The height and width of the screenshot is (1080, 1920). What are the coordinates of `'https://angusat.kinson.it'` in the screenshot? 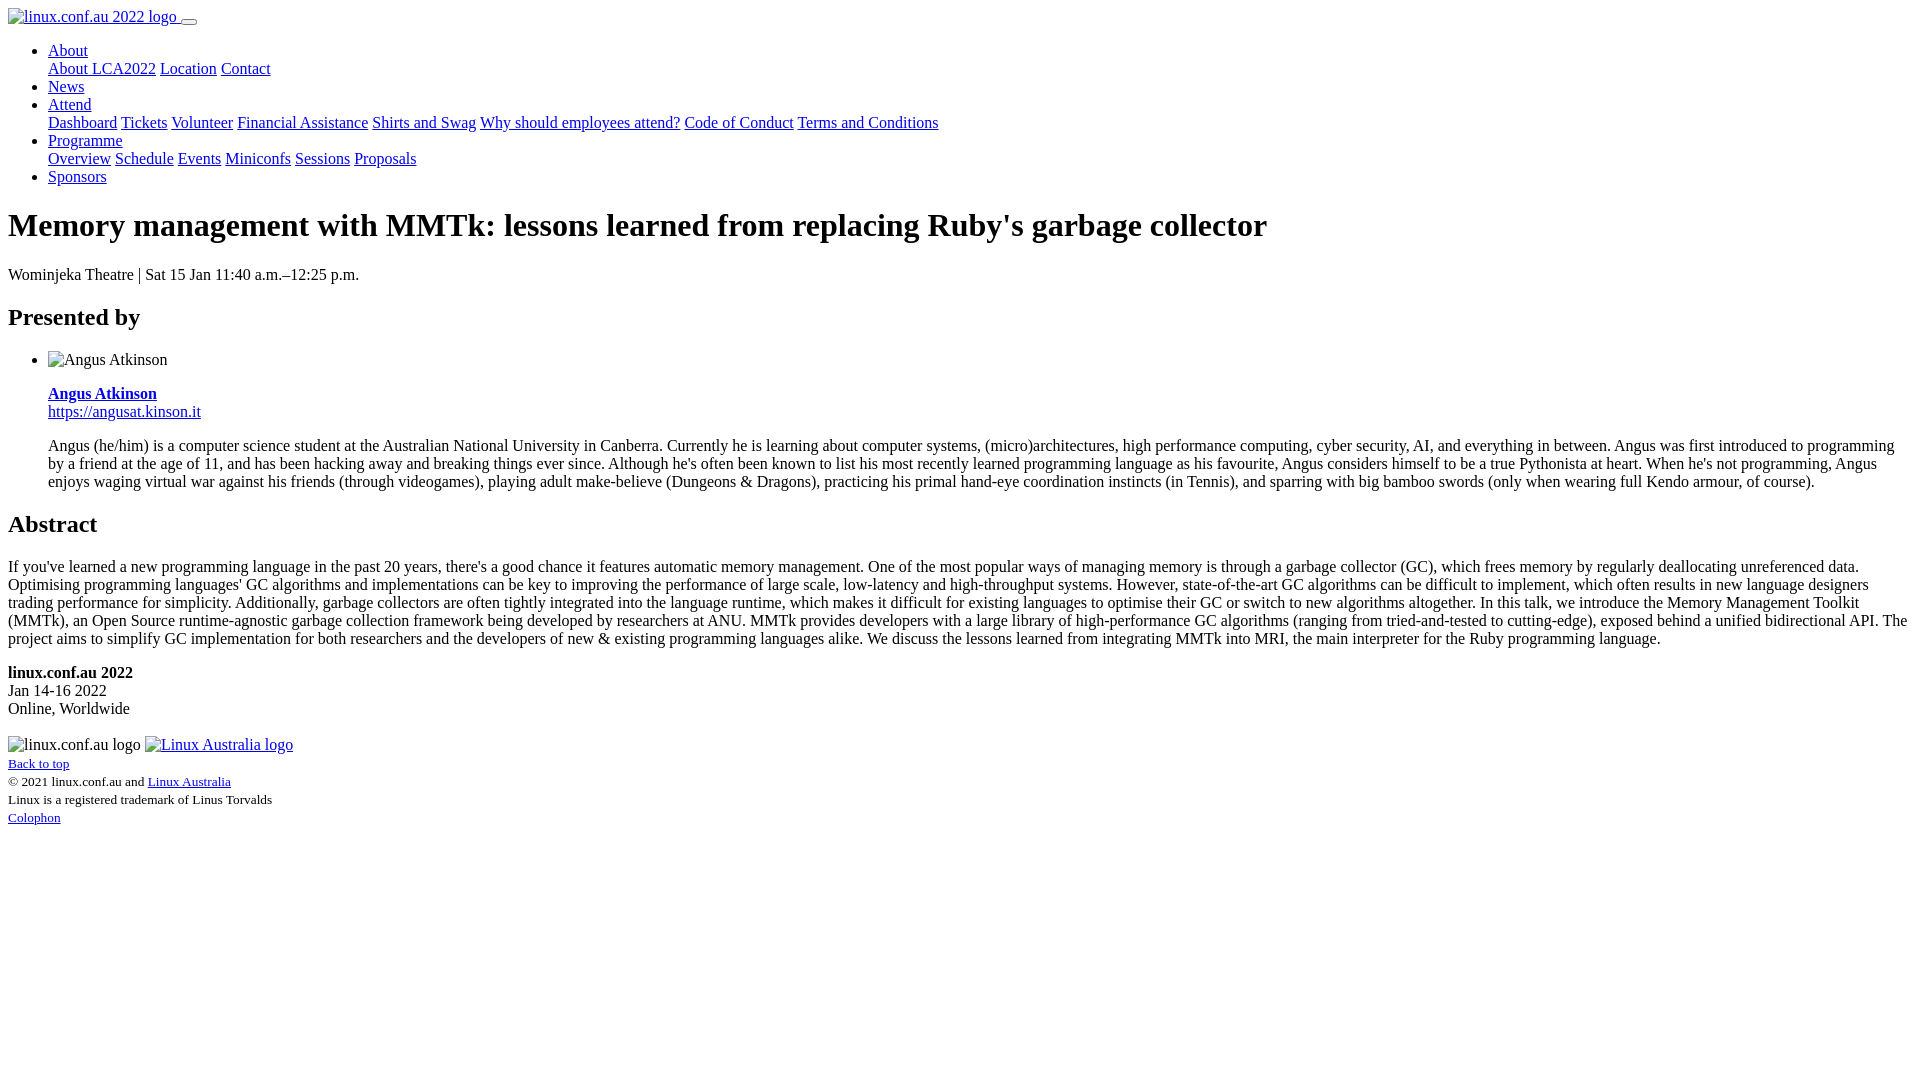 It's located at (123, 410).